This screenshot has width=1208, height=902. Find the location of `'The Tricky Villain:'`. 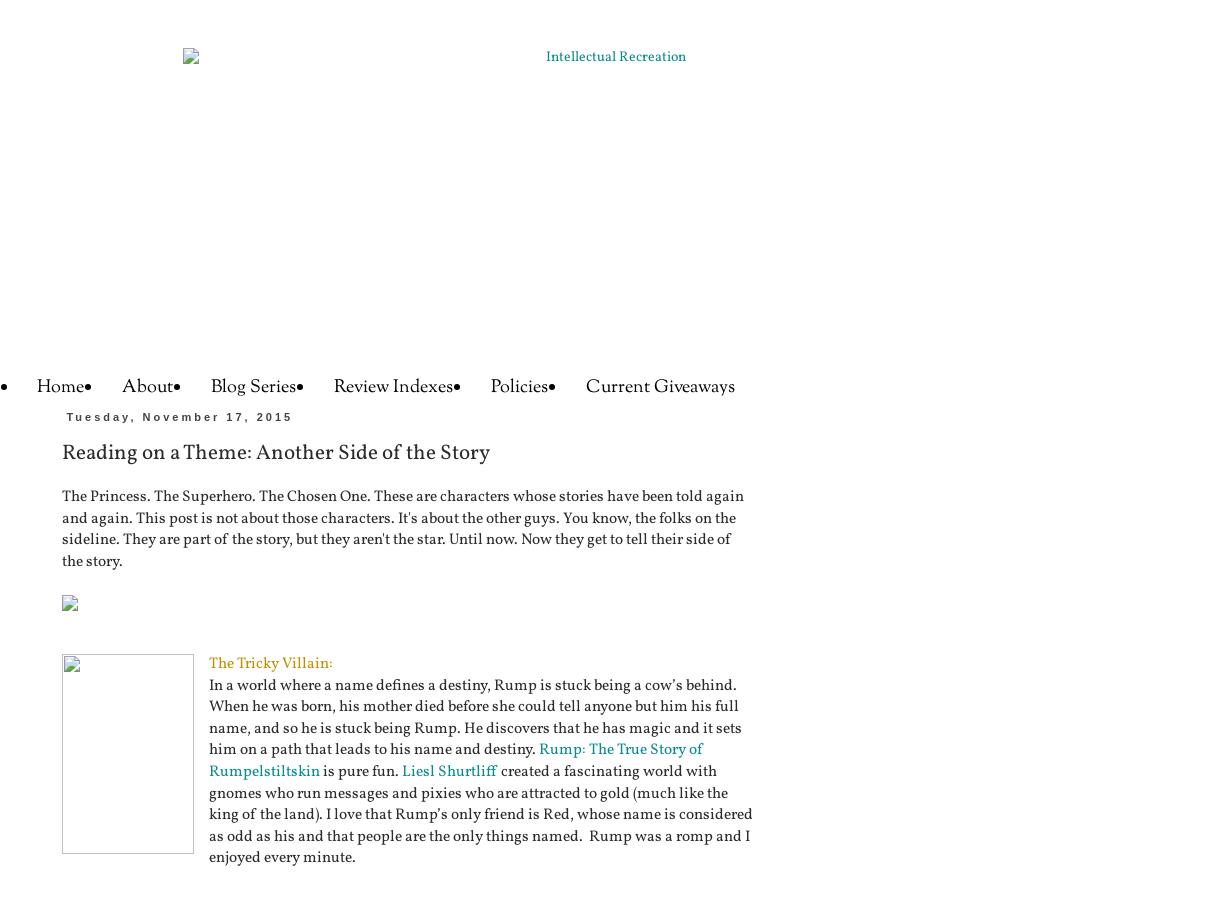

'The Tricky Villain:' is located at coordinates (270, 662).